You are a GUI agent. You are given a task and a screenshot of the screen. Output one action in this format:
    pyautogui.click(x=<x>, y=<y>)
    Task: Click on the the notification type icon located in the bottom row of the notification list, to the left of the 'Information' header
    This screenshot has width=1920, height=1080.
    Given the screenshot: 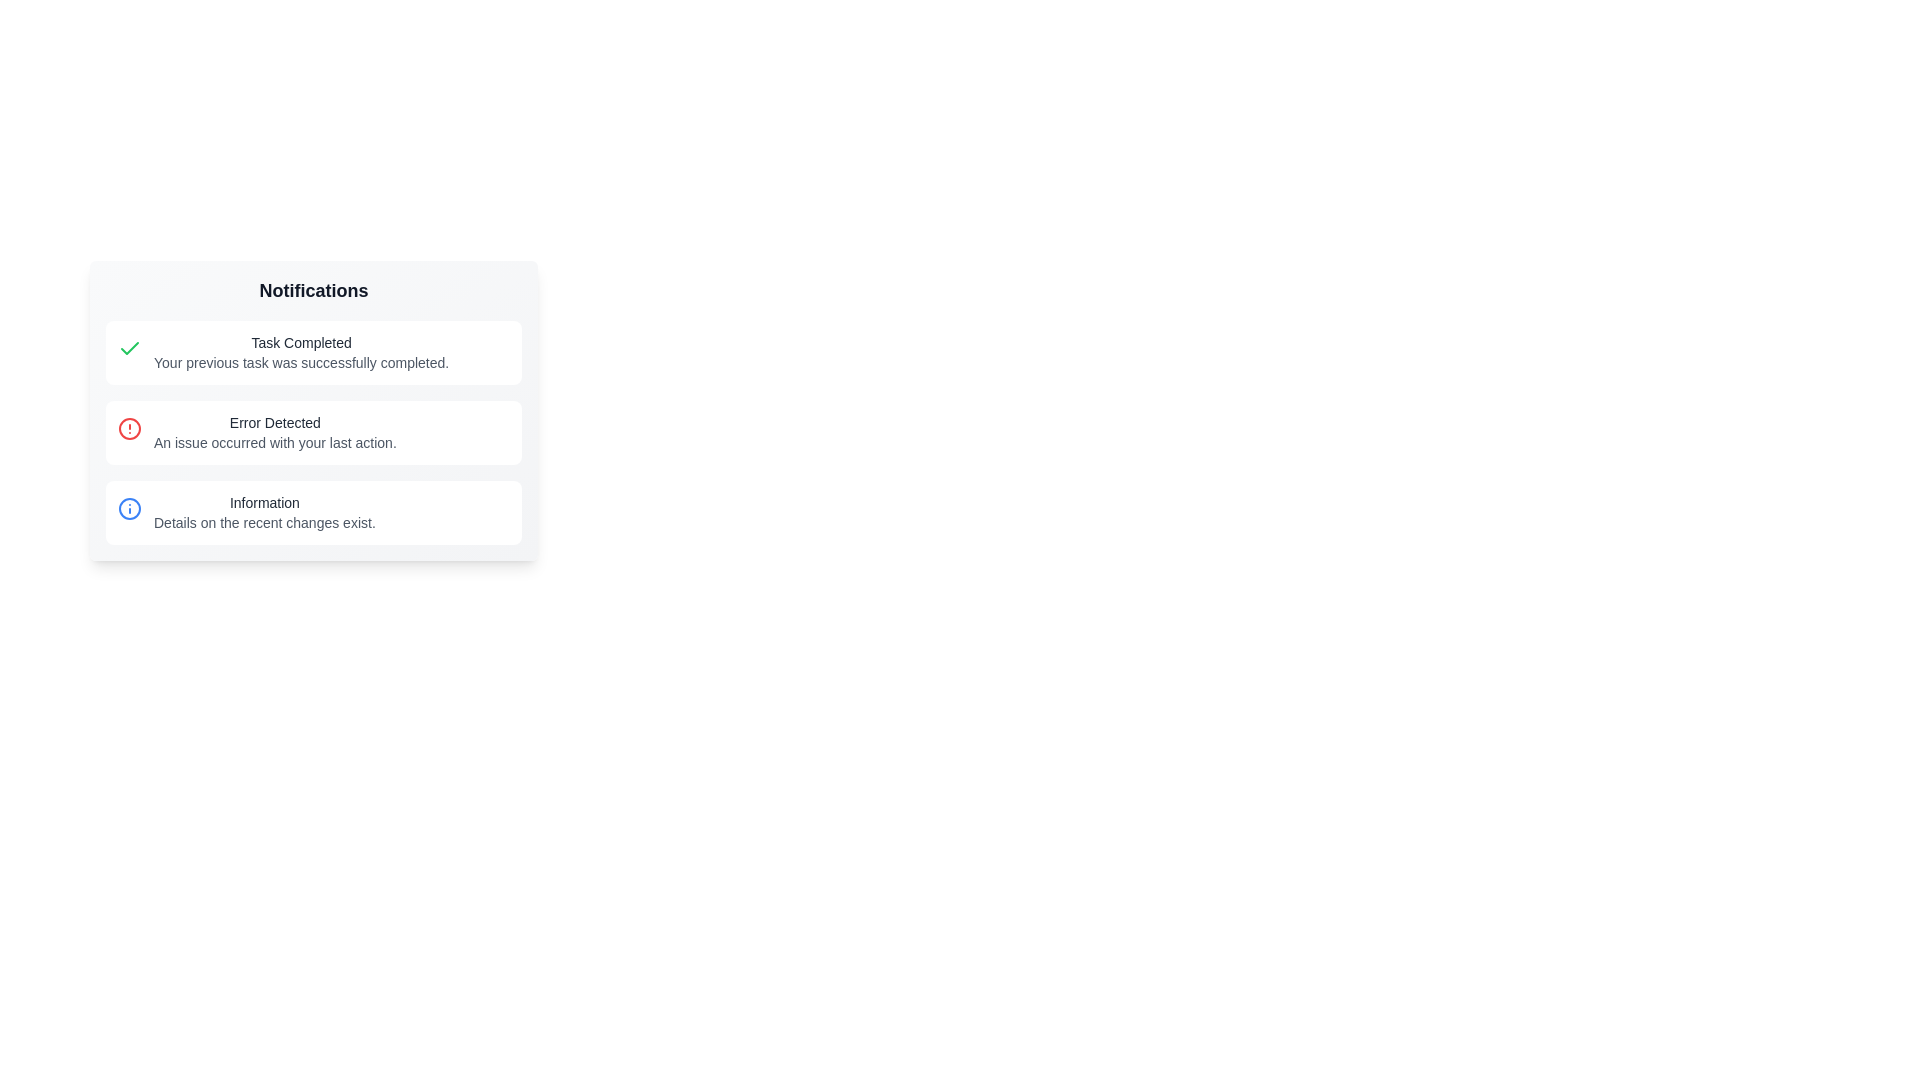 What is the action you would take?
    pyautogui.click(x=128, y=508)
    